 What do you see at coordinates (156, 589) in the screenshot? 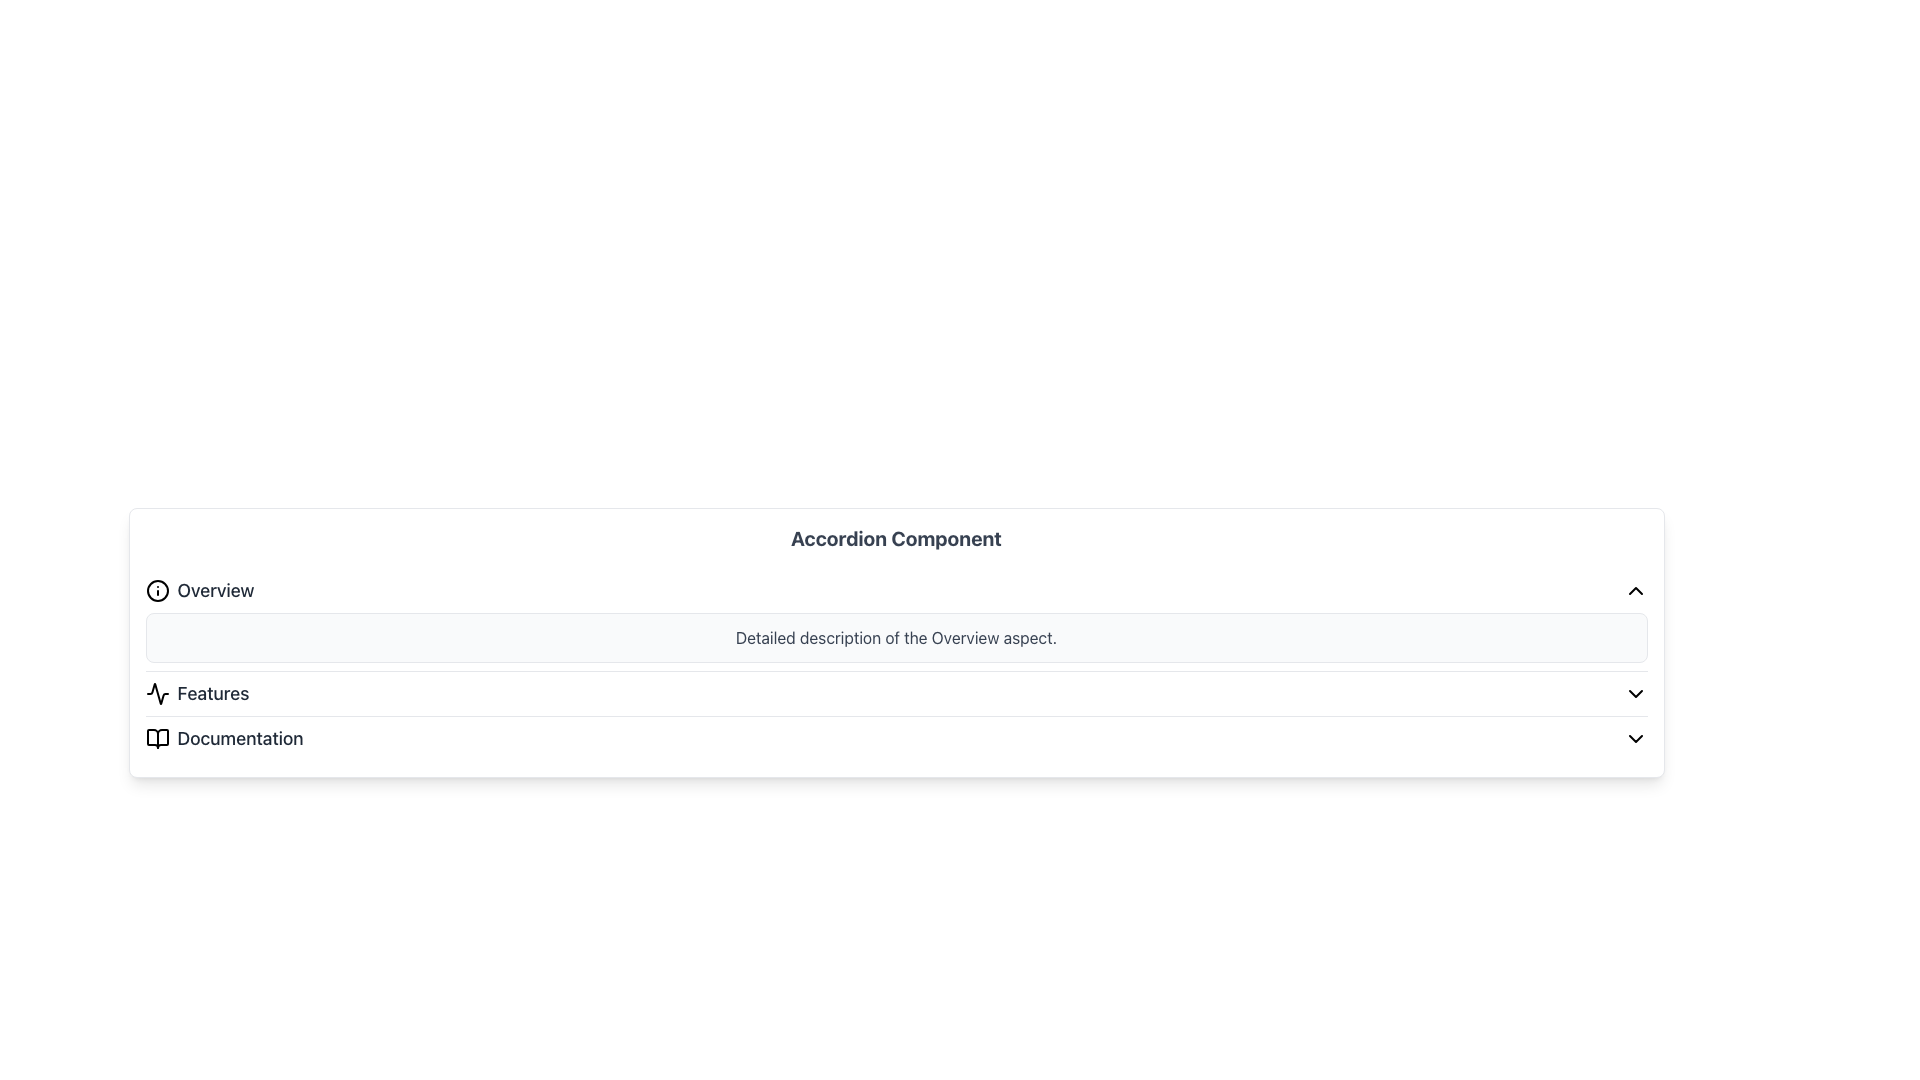
I see `the leftmost icon in the 'Overview' section, which is positioned next to the 'Overview' label` at bounding box center [156, 589].